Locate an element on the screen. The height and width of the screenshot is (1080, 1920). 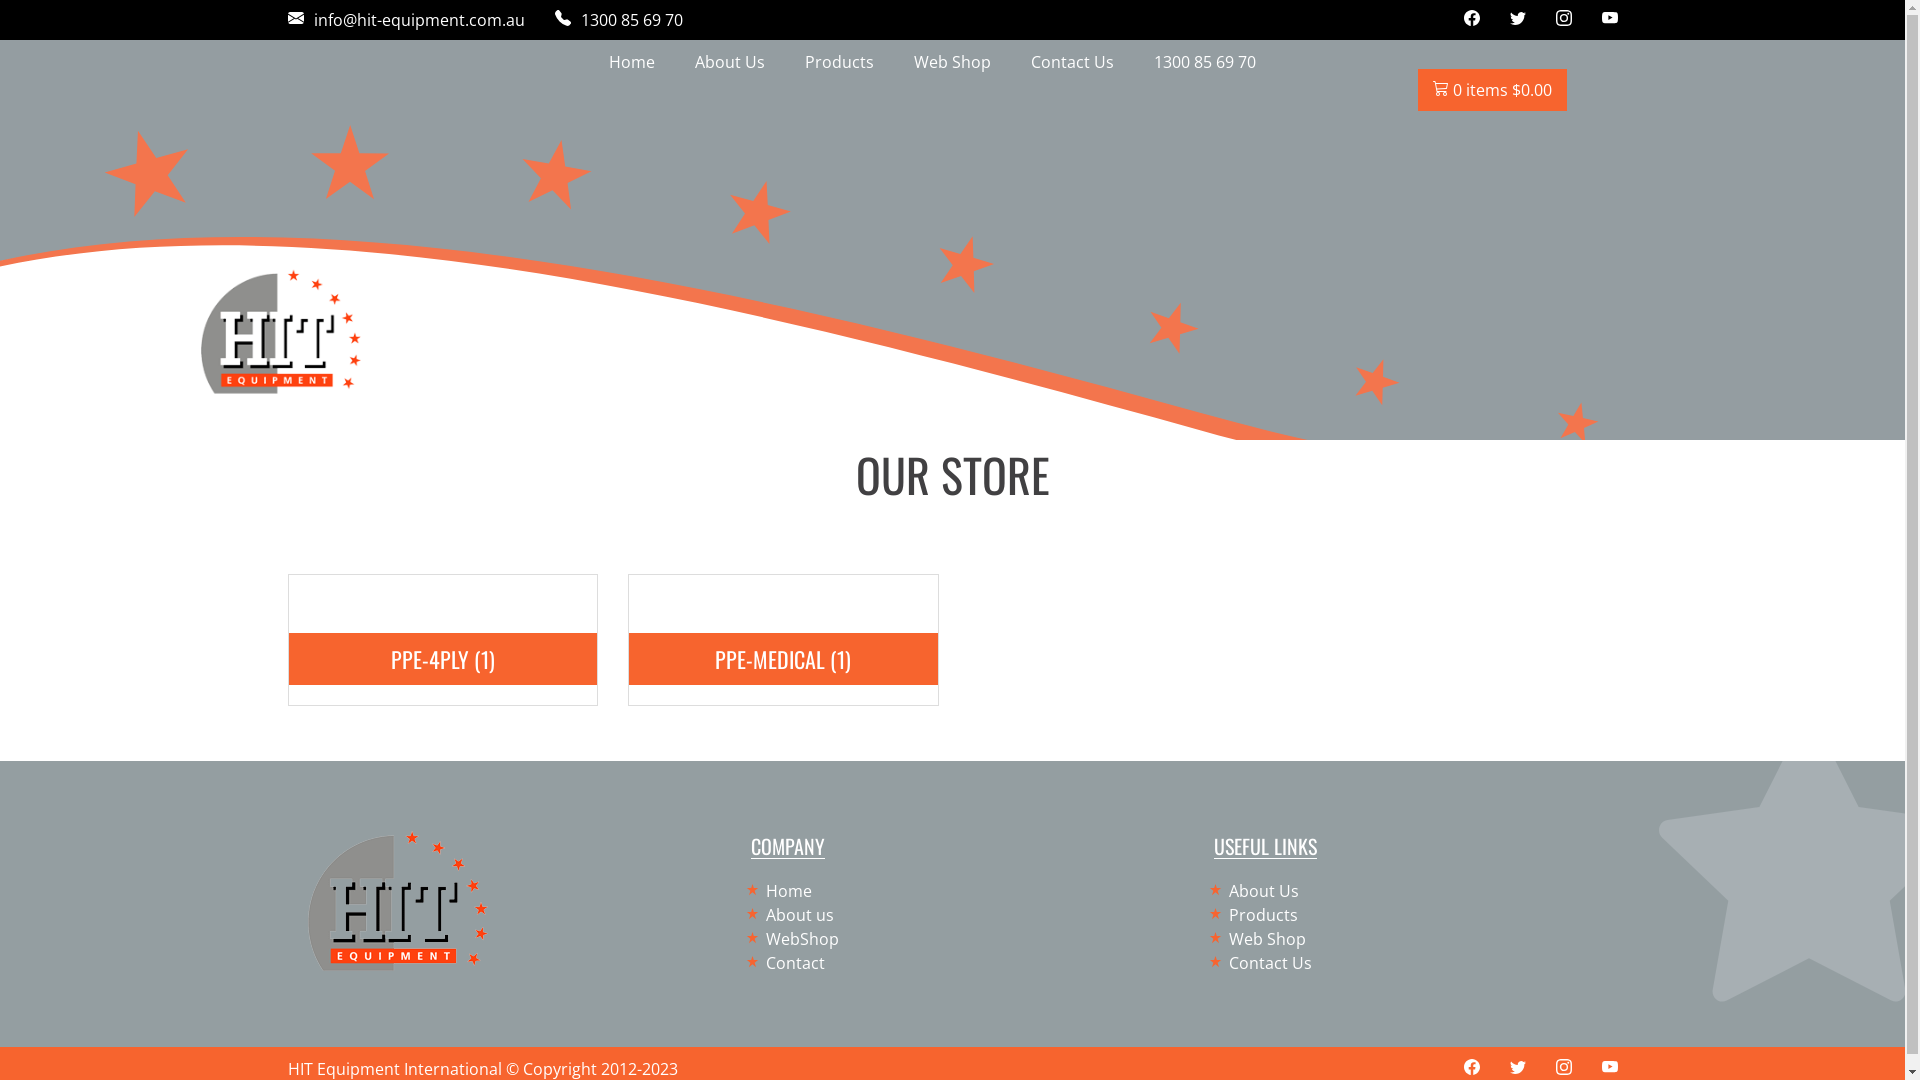
'Home' is located at coordinates (780, 890).